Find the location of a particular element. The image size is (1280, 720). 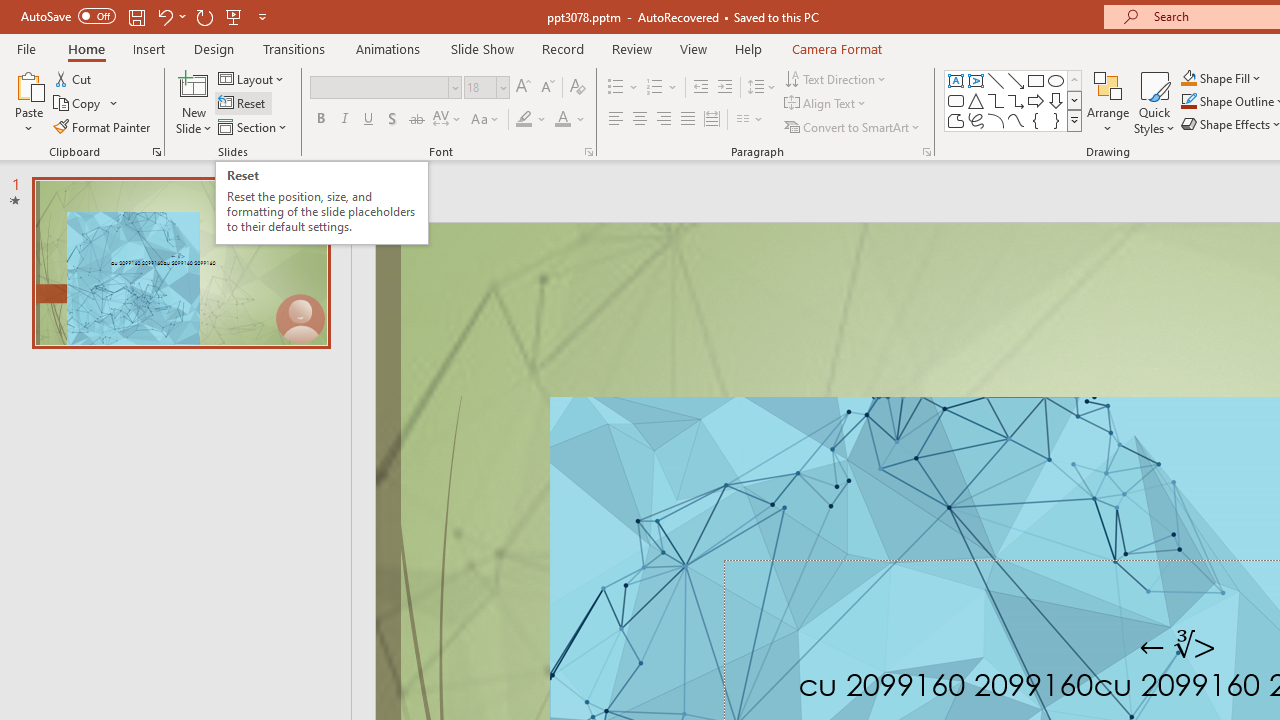

'Bullets' is located at coordinates (615, 86).